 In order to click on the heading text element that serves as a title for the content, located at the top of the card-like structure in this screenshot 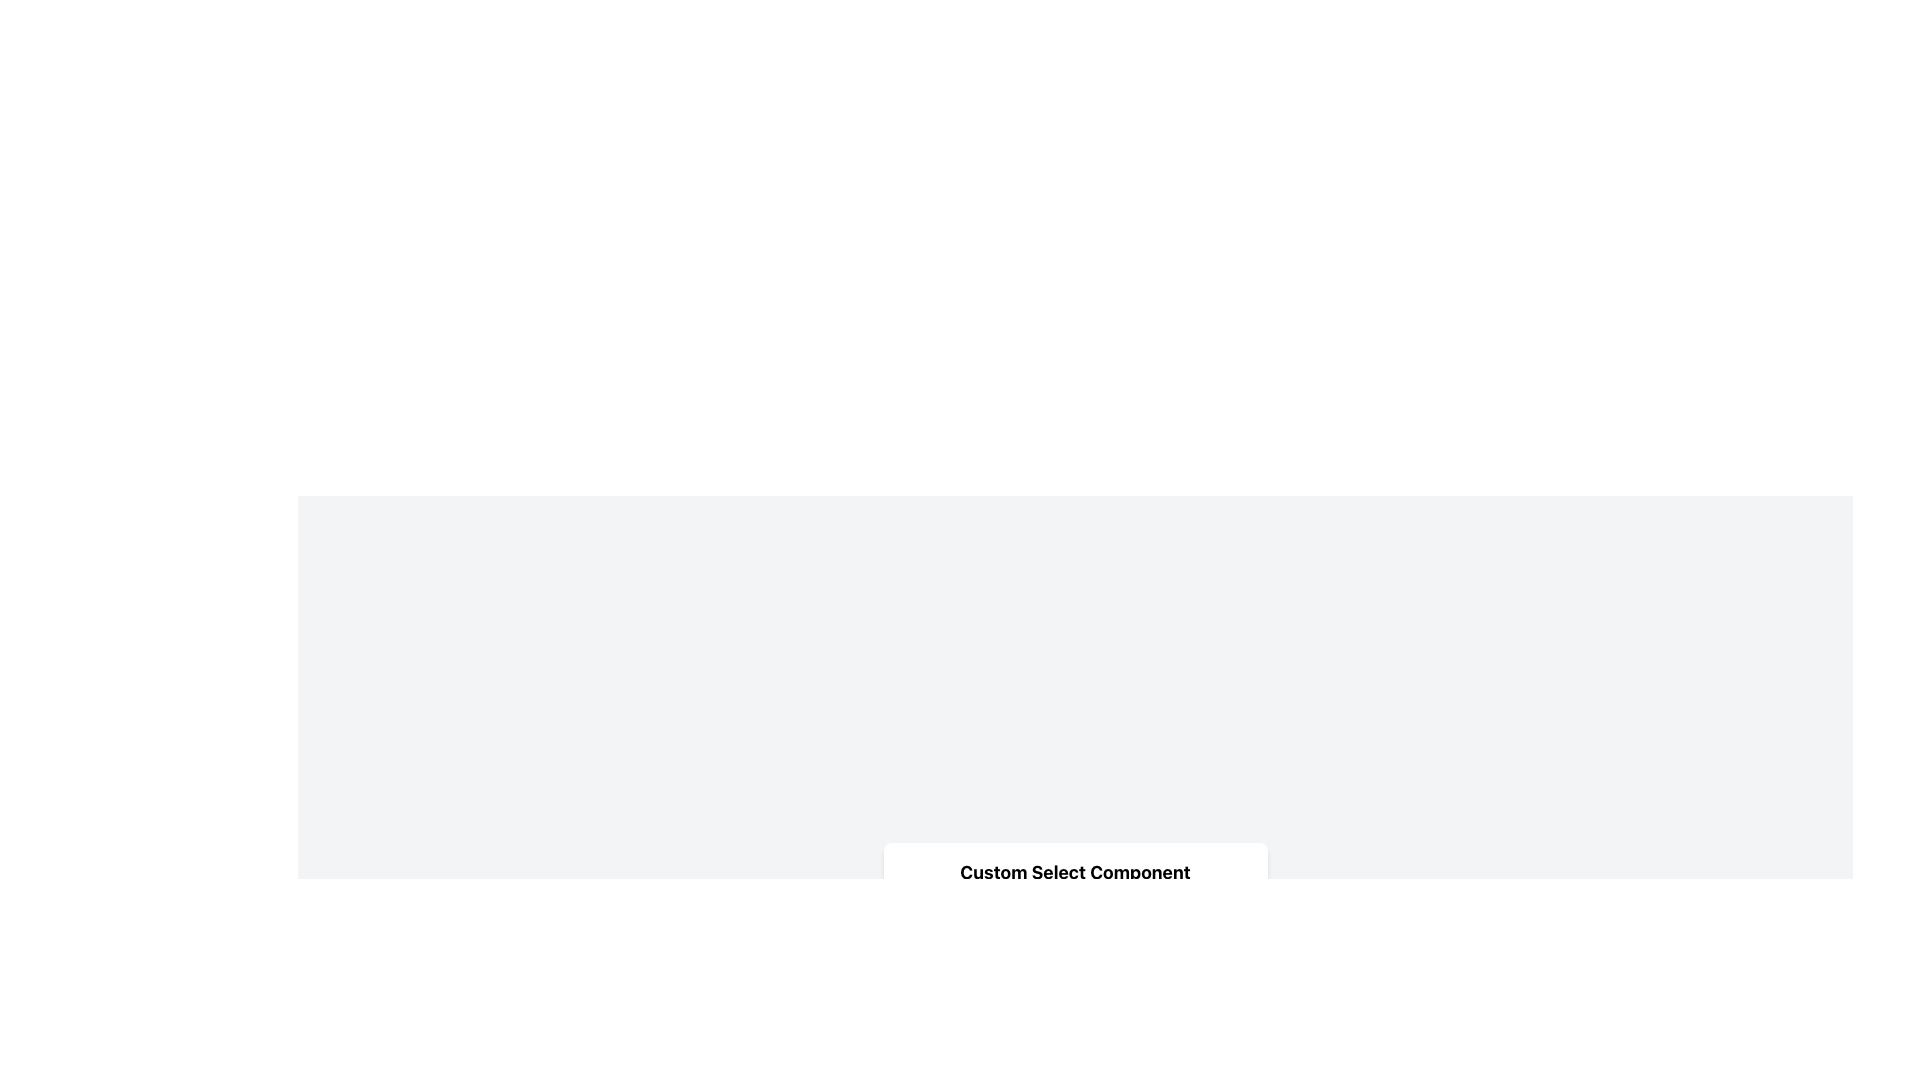, I will do `click(1074, 871)`.